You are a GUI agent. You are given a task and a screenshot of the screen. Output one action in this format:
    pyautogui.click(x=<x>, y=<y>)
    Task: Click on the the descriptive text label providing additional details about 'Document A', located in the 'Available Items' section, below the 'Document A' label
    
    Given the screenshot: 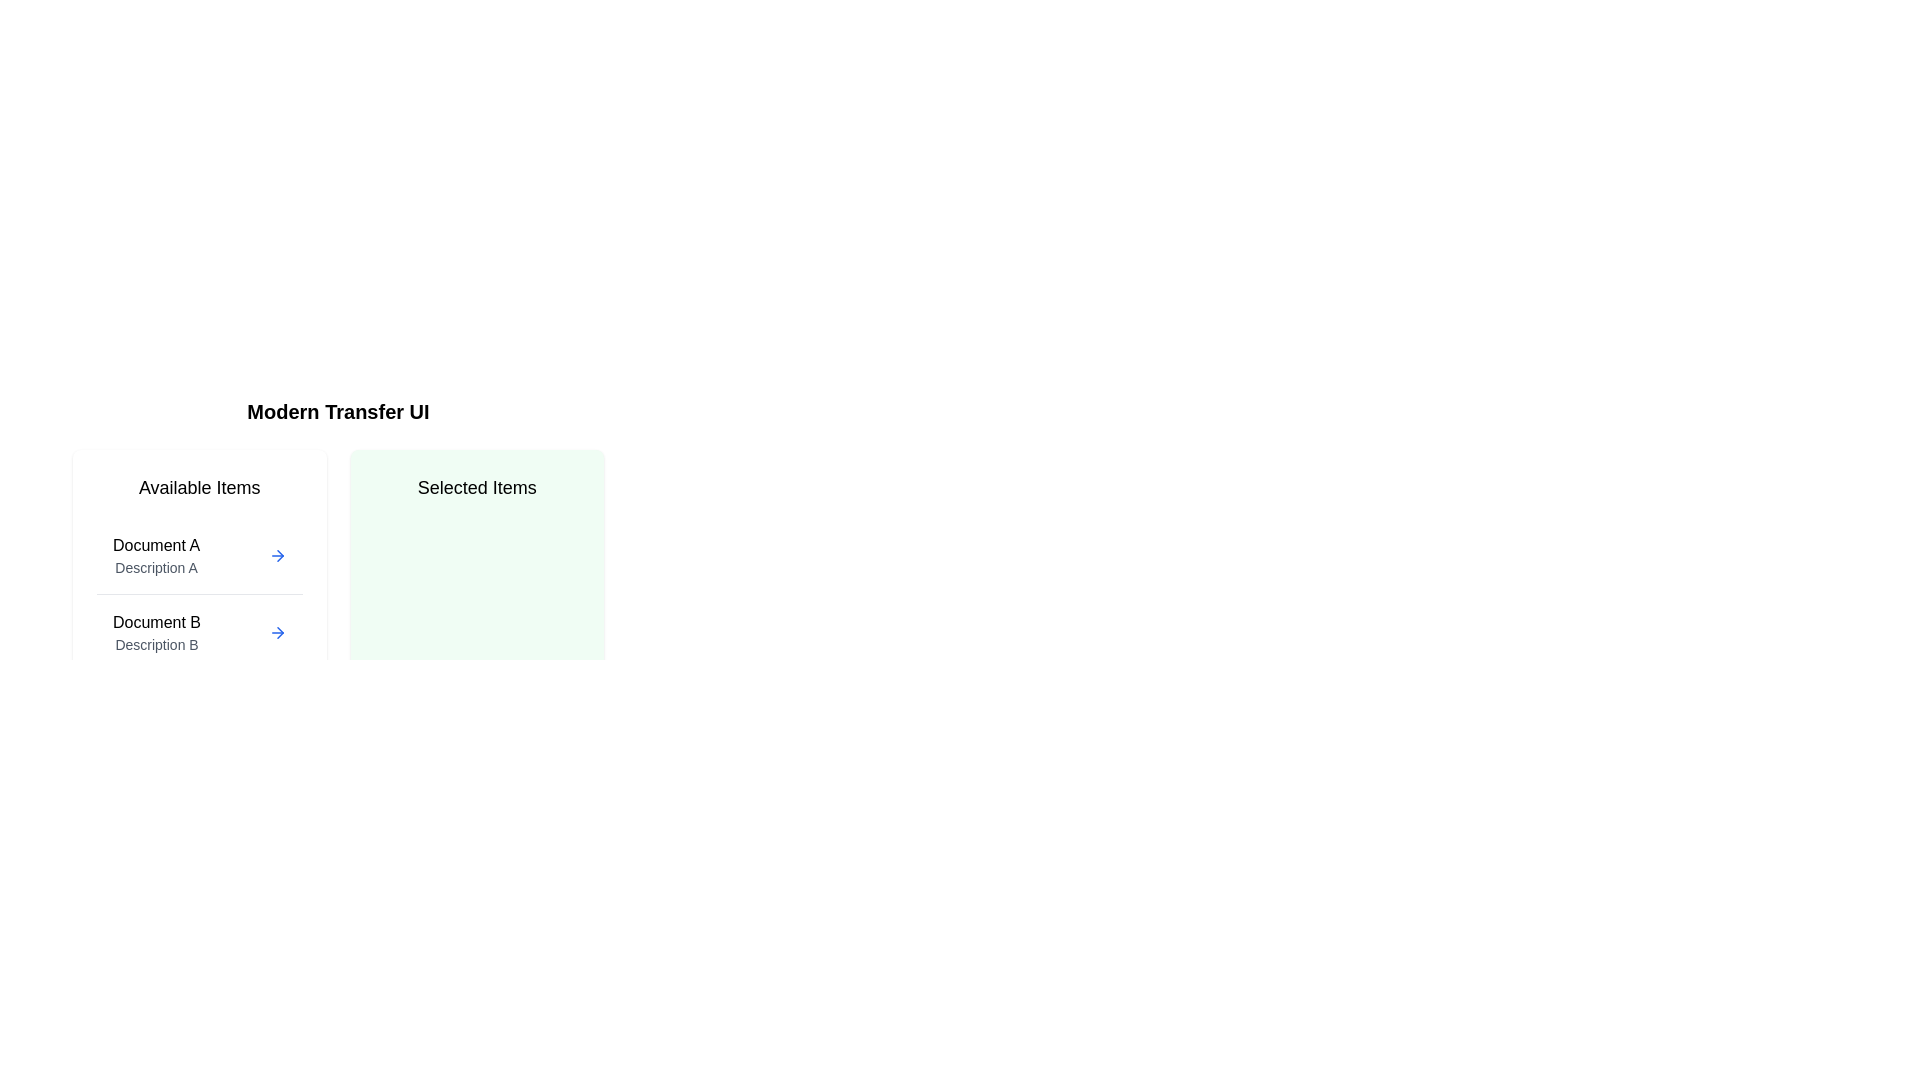 What is the action you would take?
    pyautogui.click(x=155, y=567)
    